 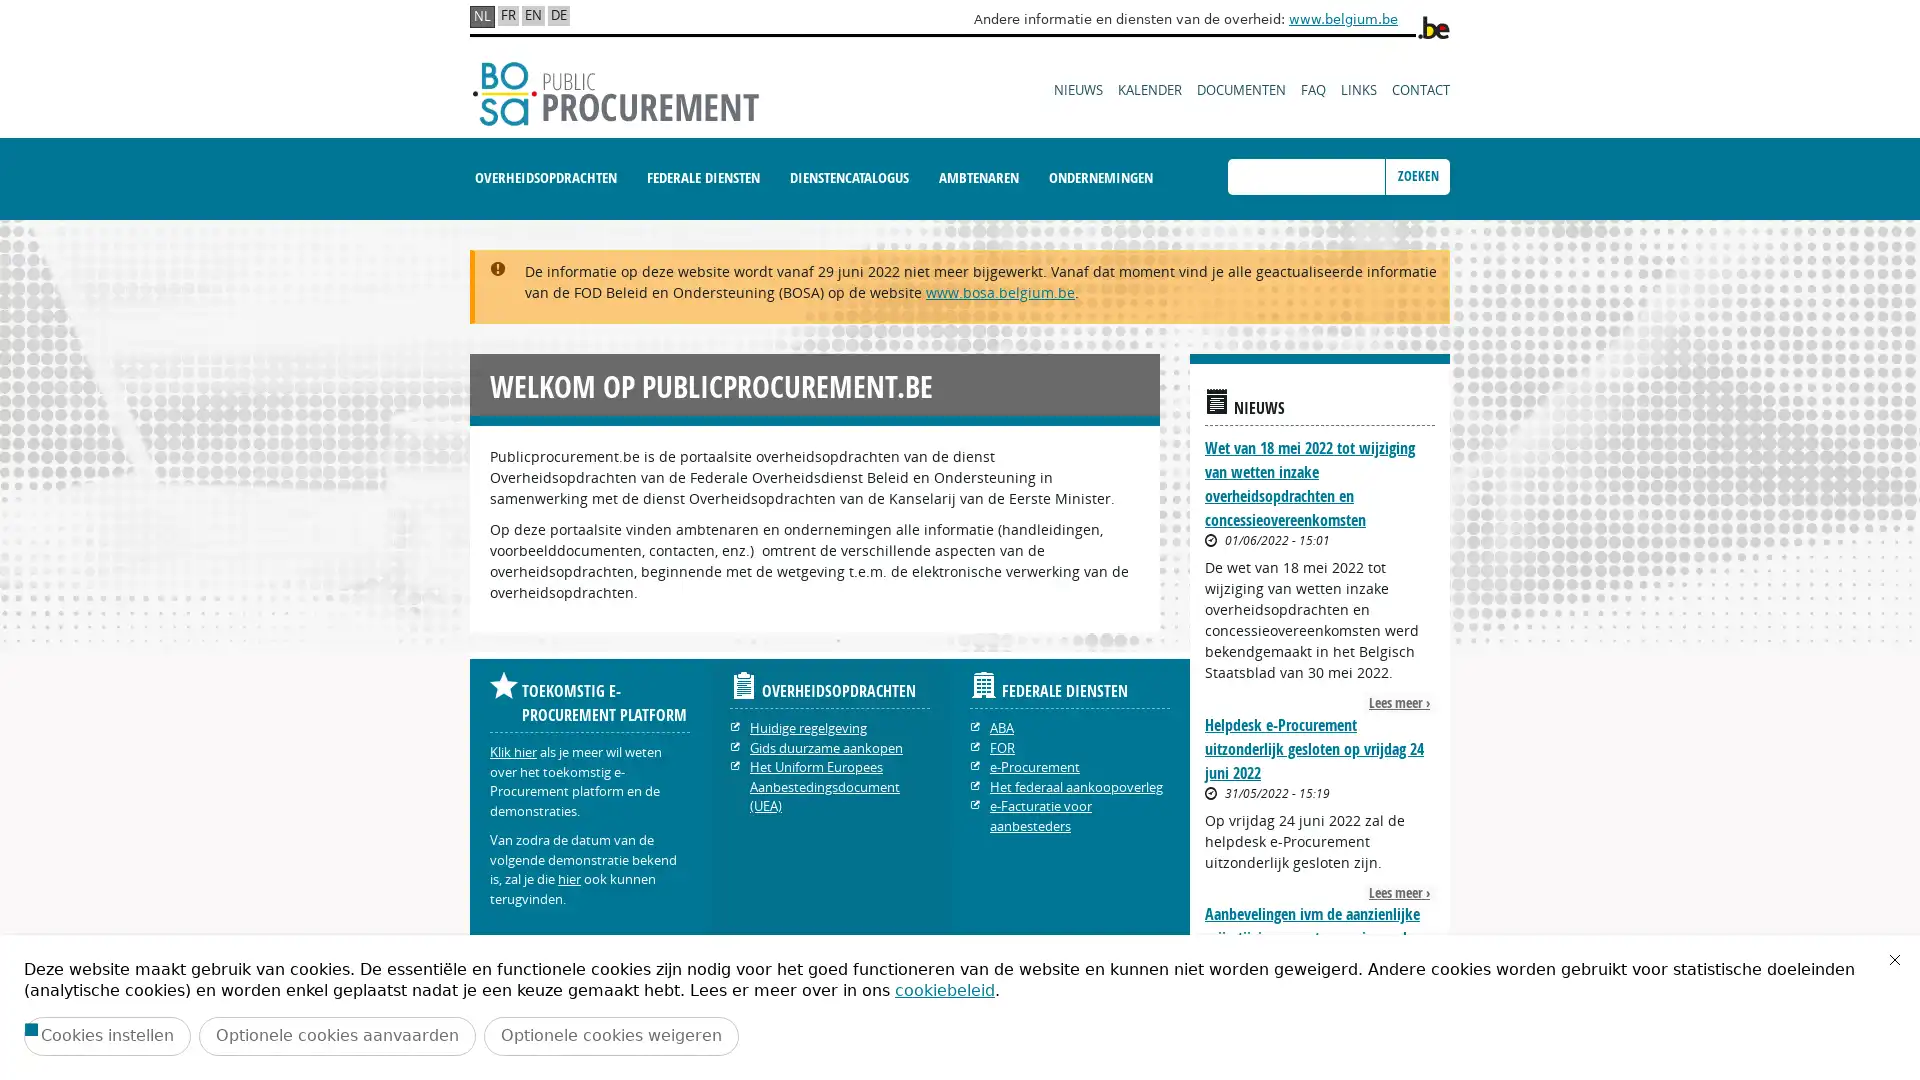 I want to click on Cookies instellen, so click(x=106, y=1035).